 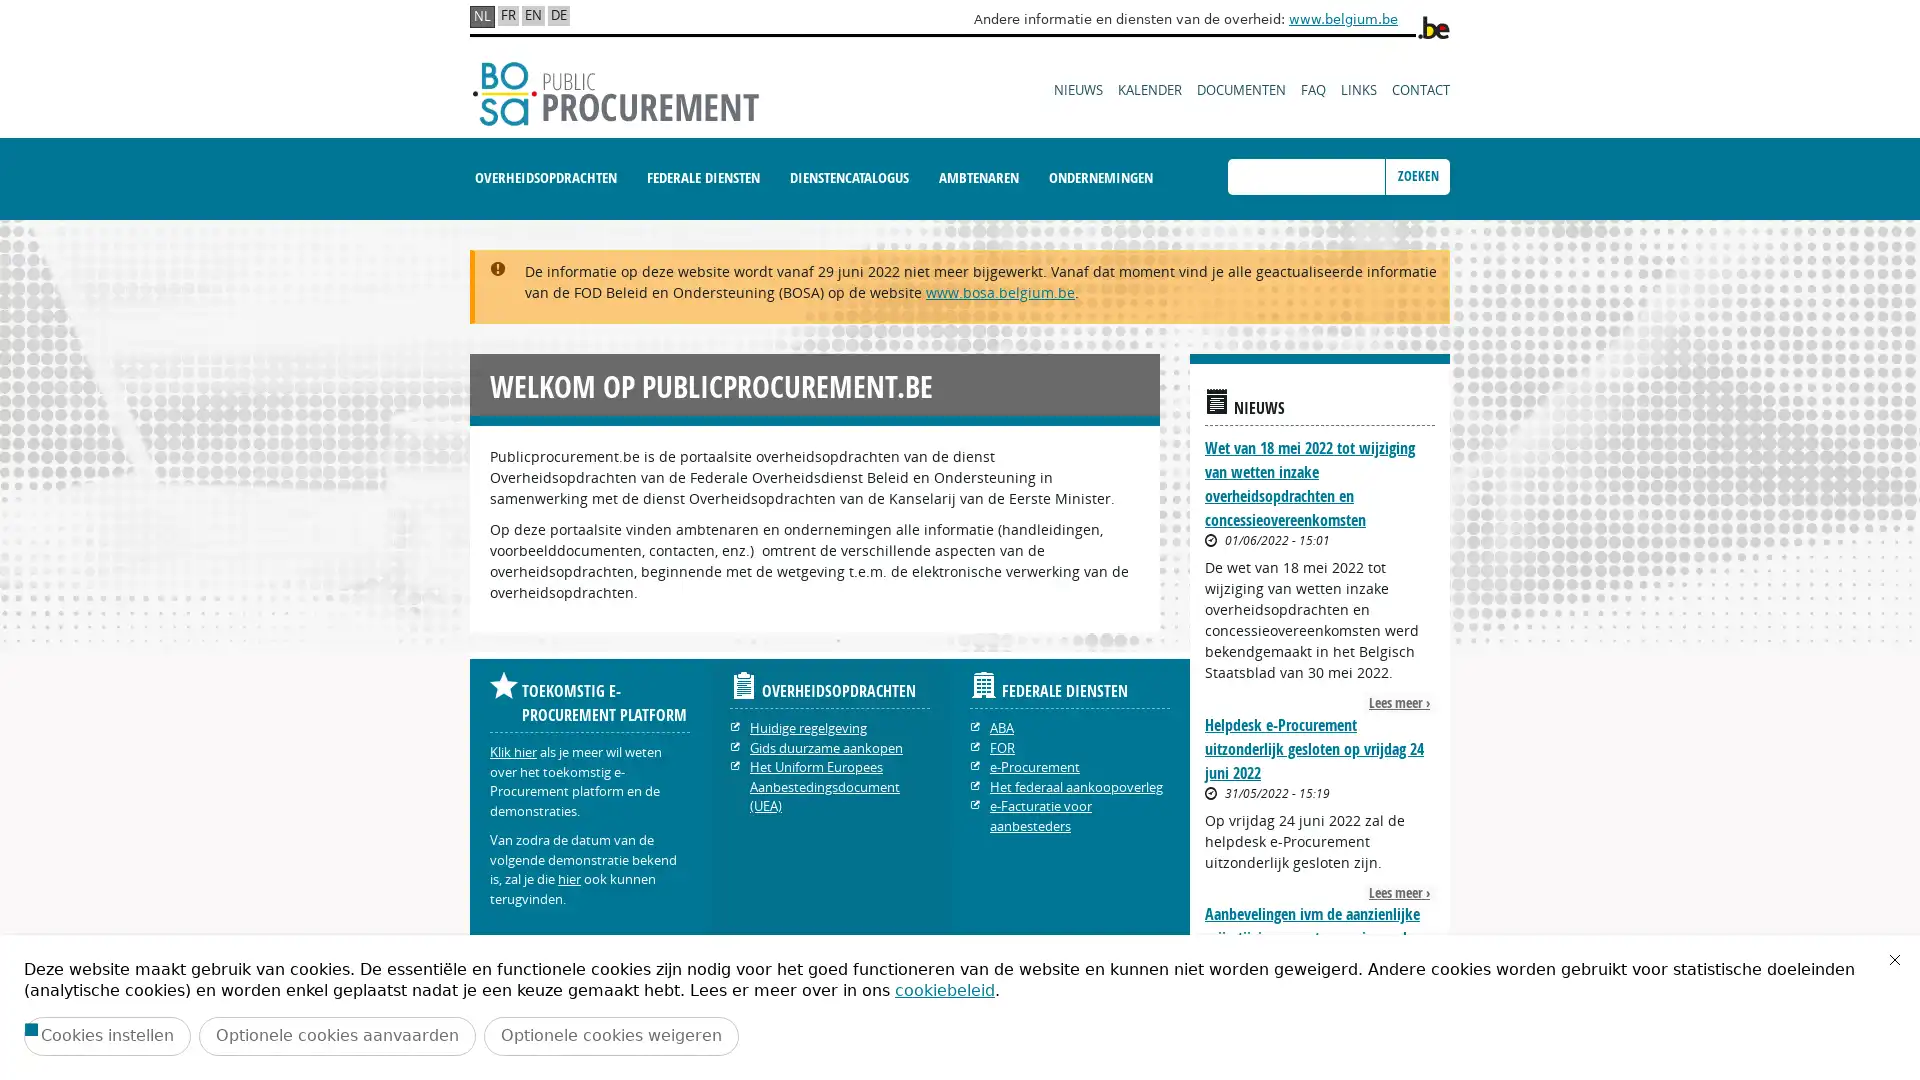 I want to click on Cookies instellen, so click(x=106, y=1035).